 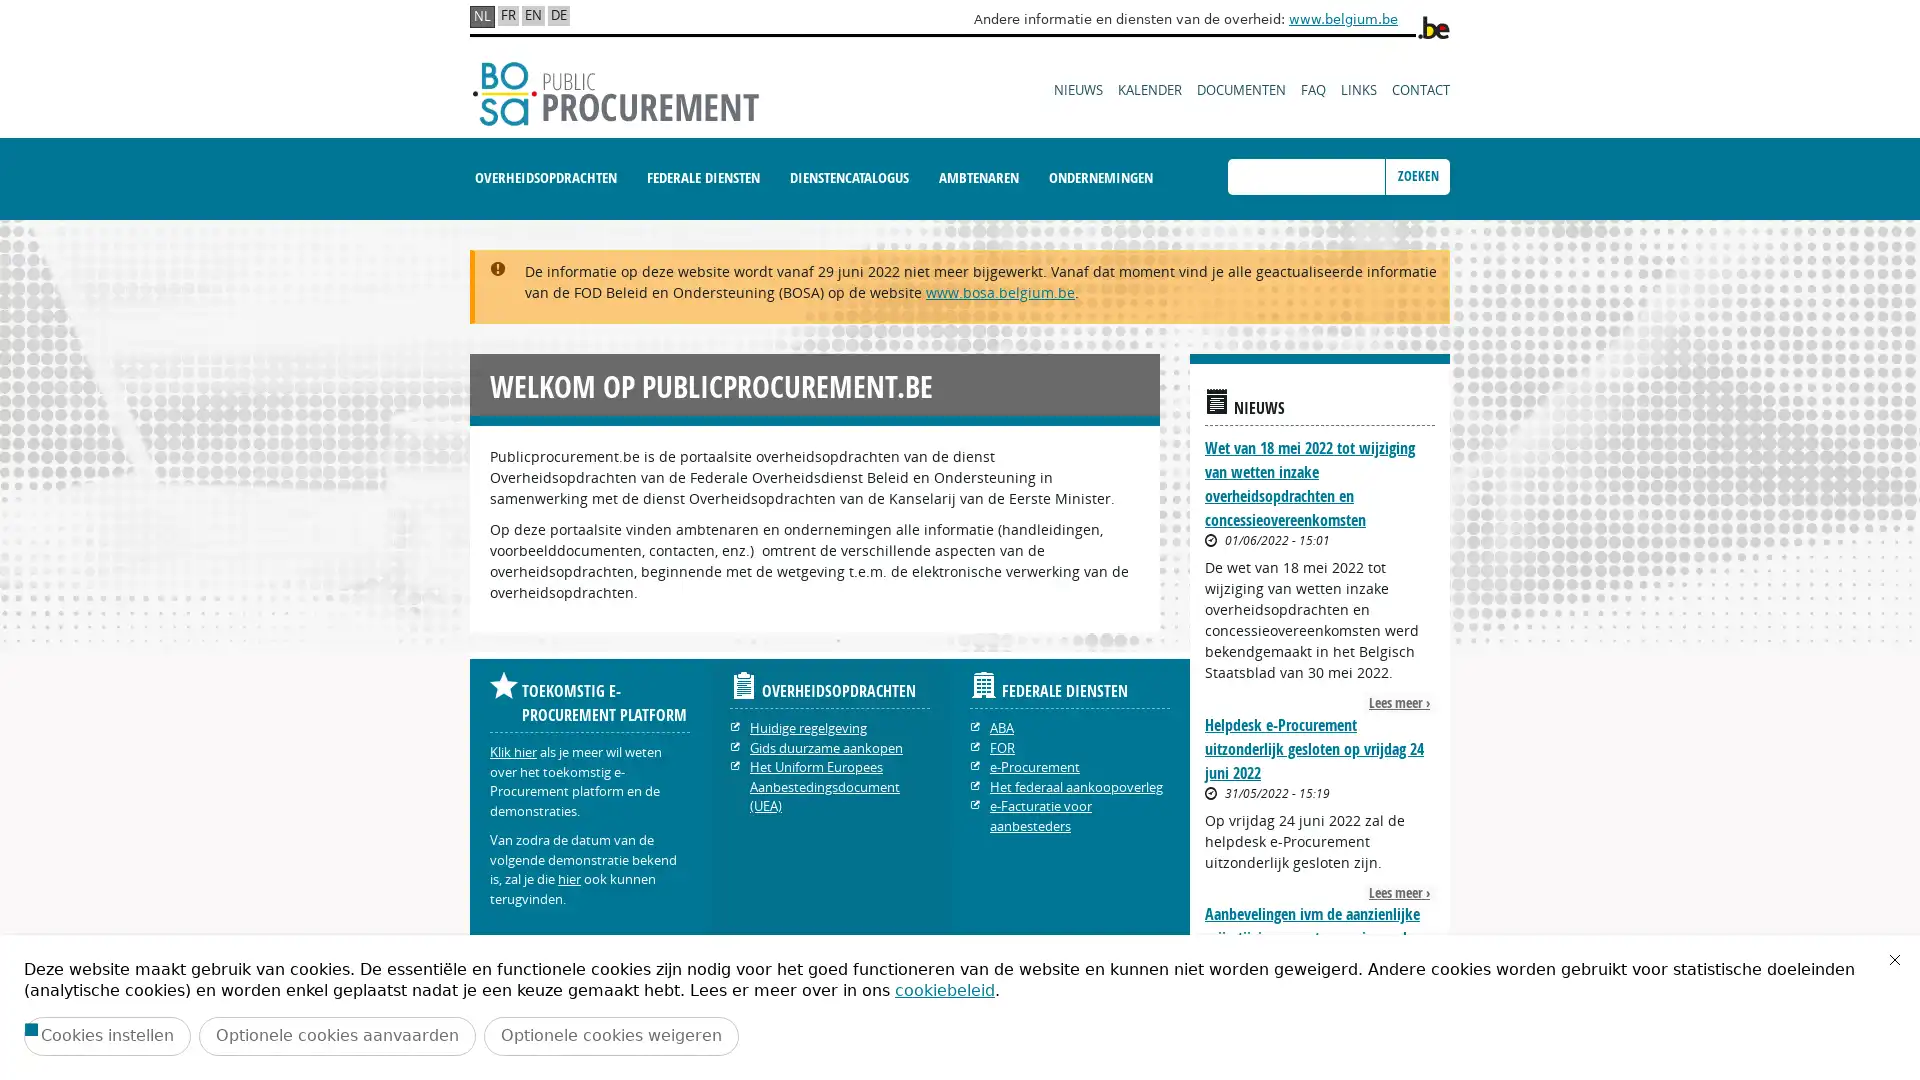 I want to click on Cookies instellen, so click(x=106, y=1035).